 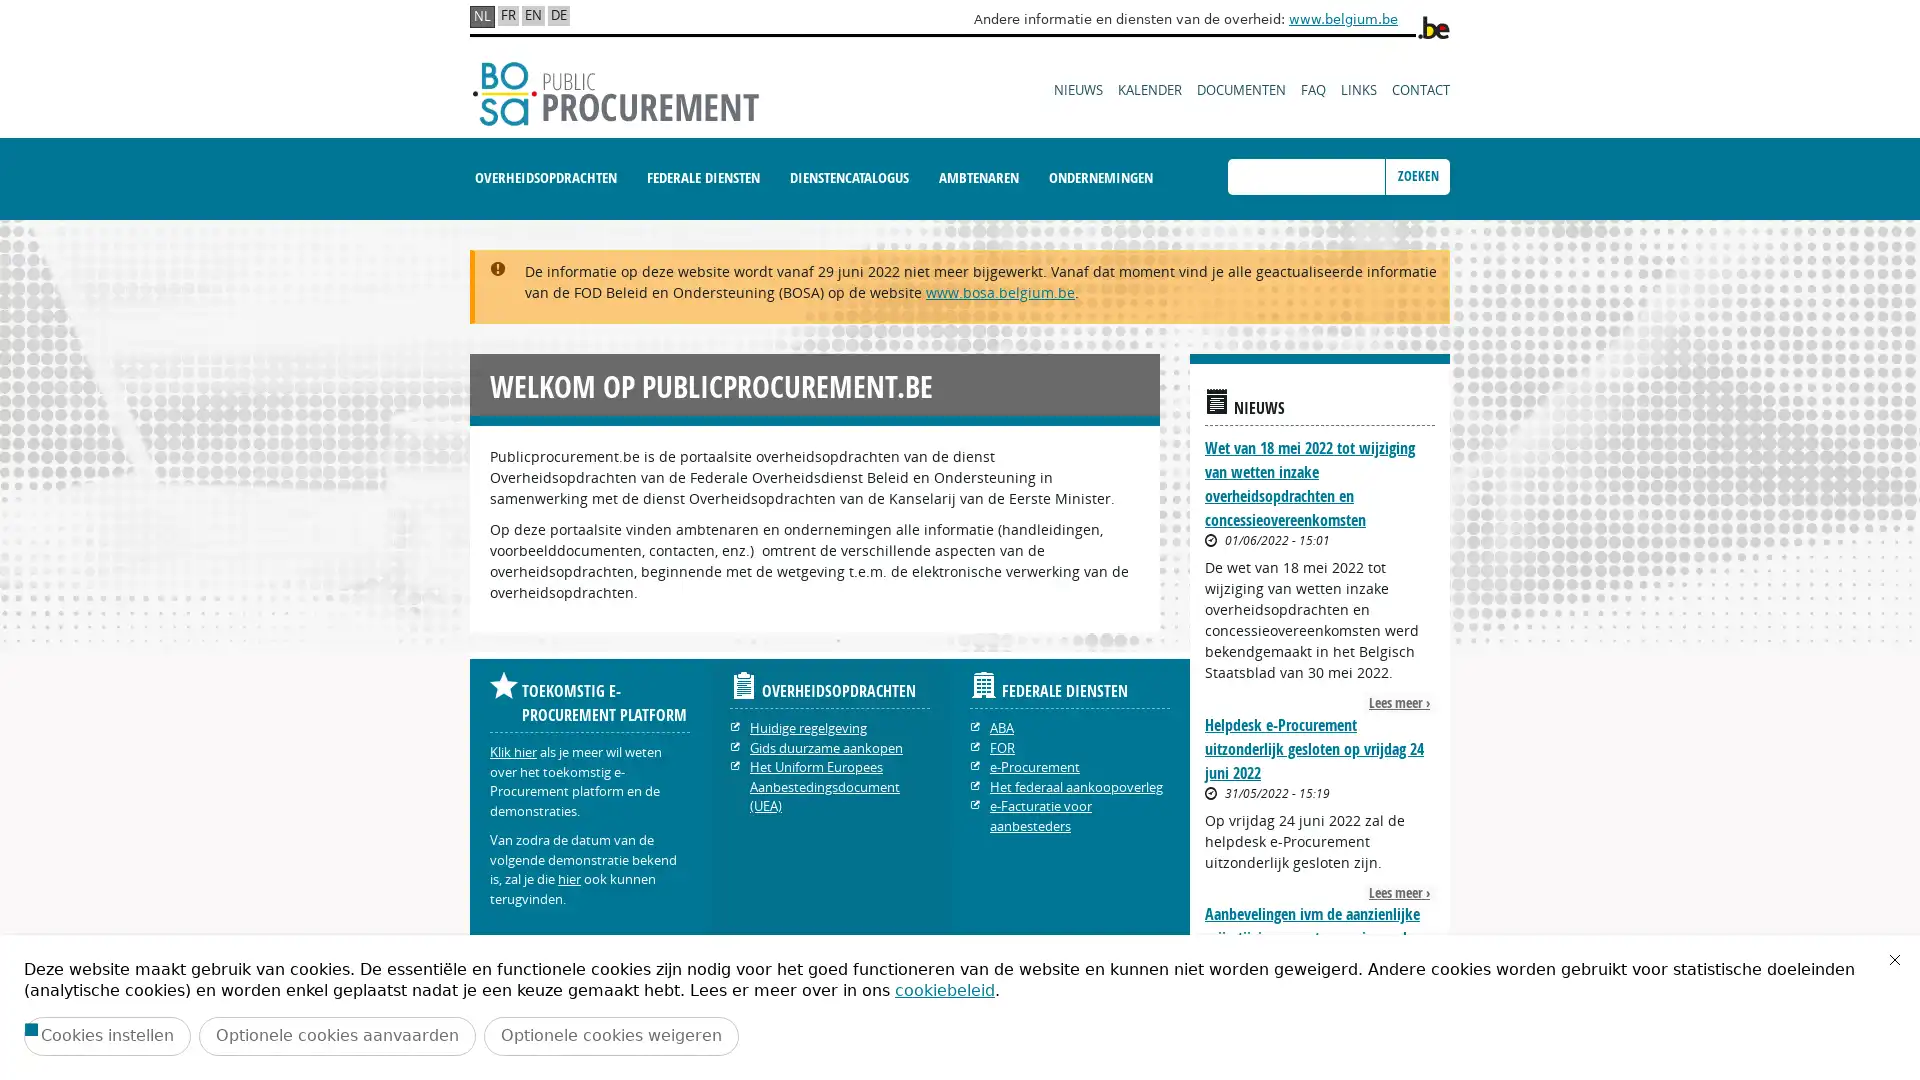 I want to click on Cookies instellen, so click(x=106, y=1035).